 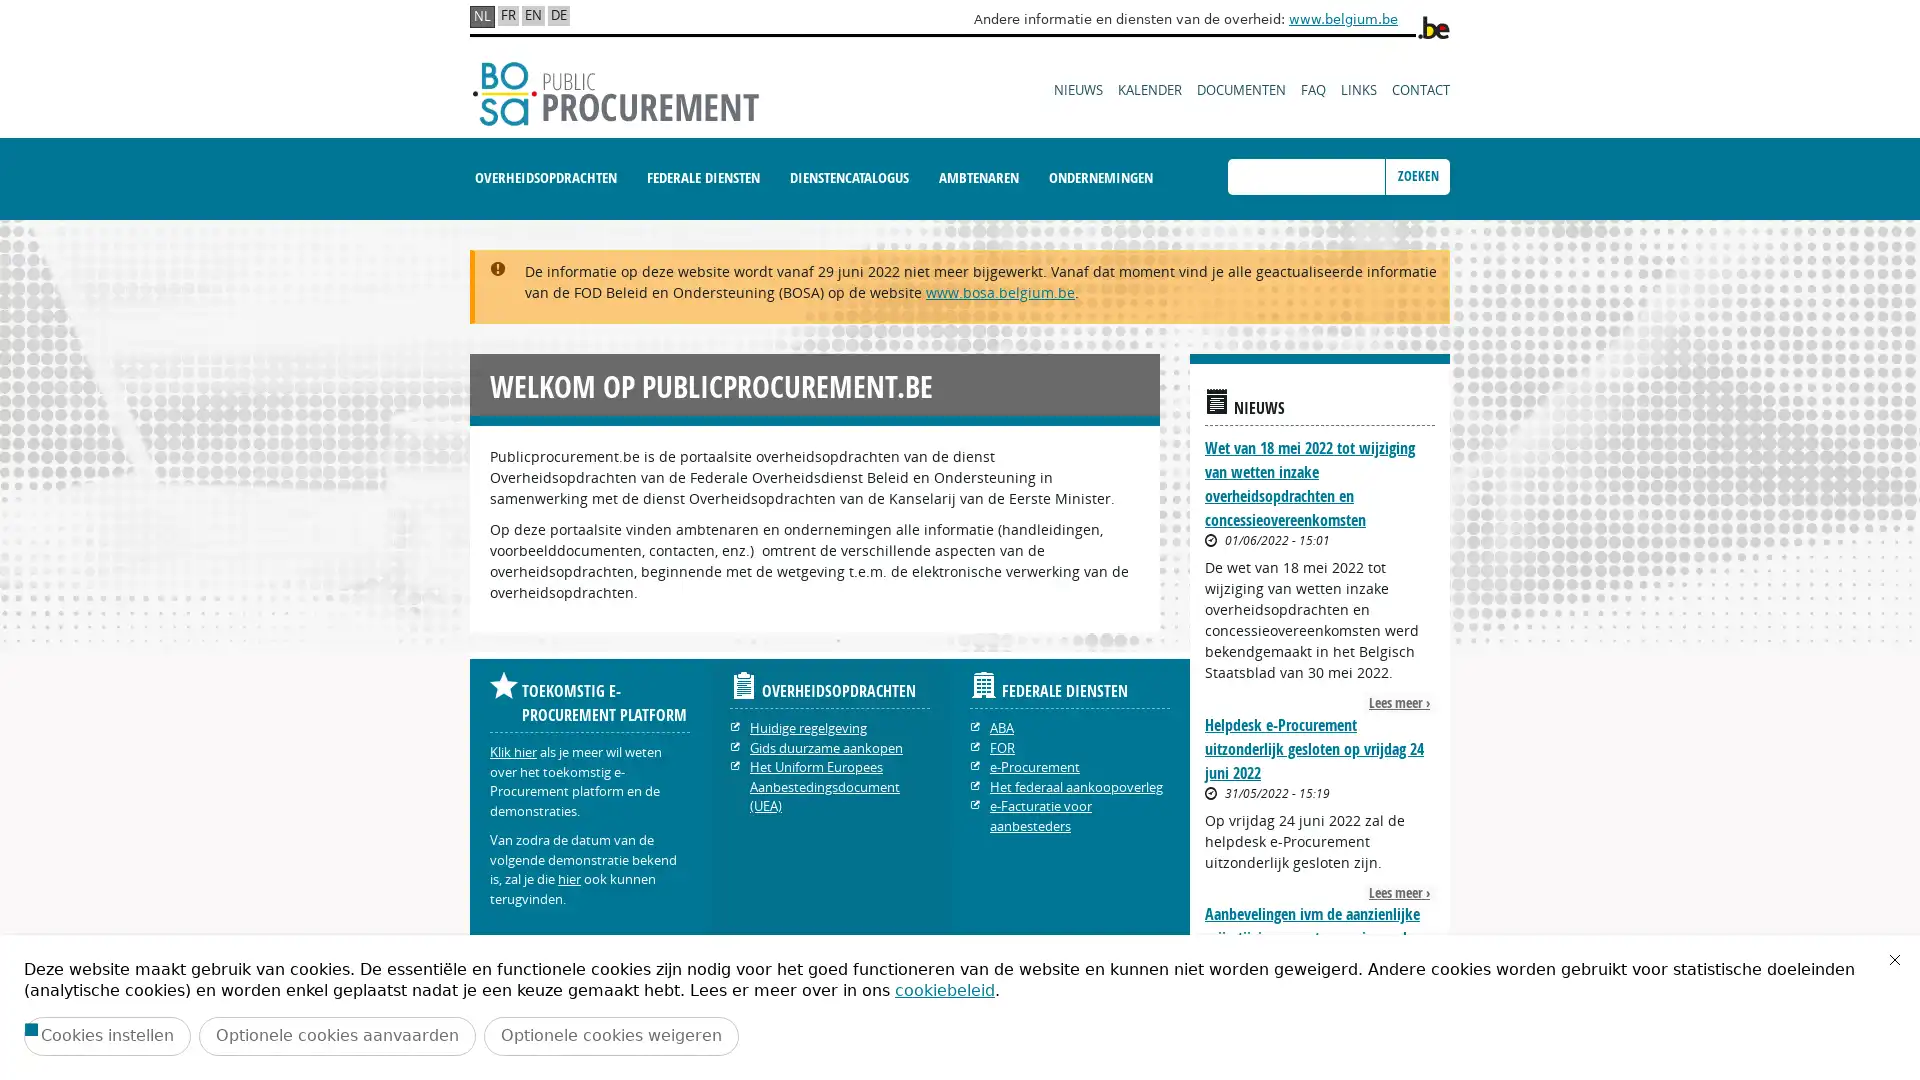 I want to click on Cookies instellen, so click(x=106, y=1035).